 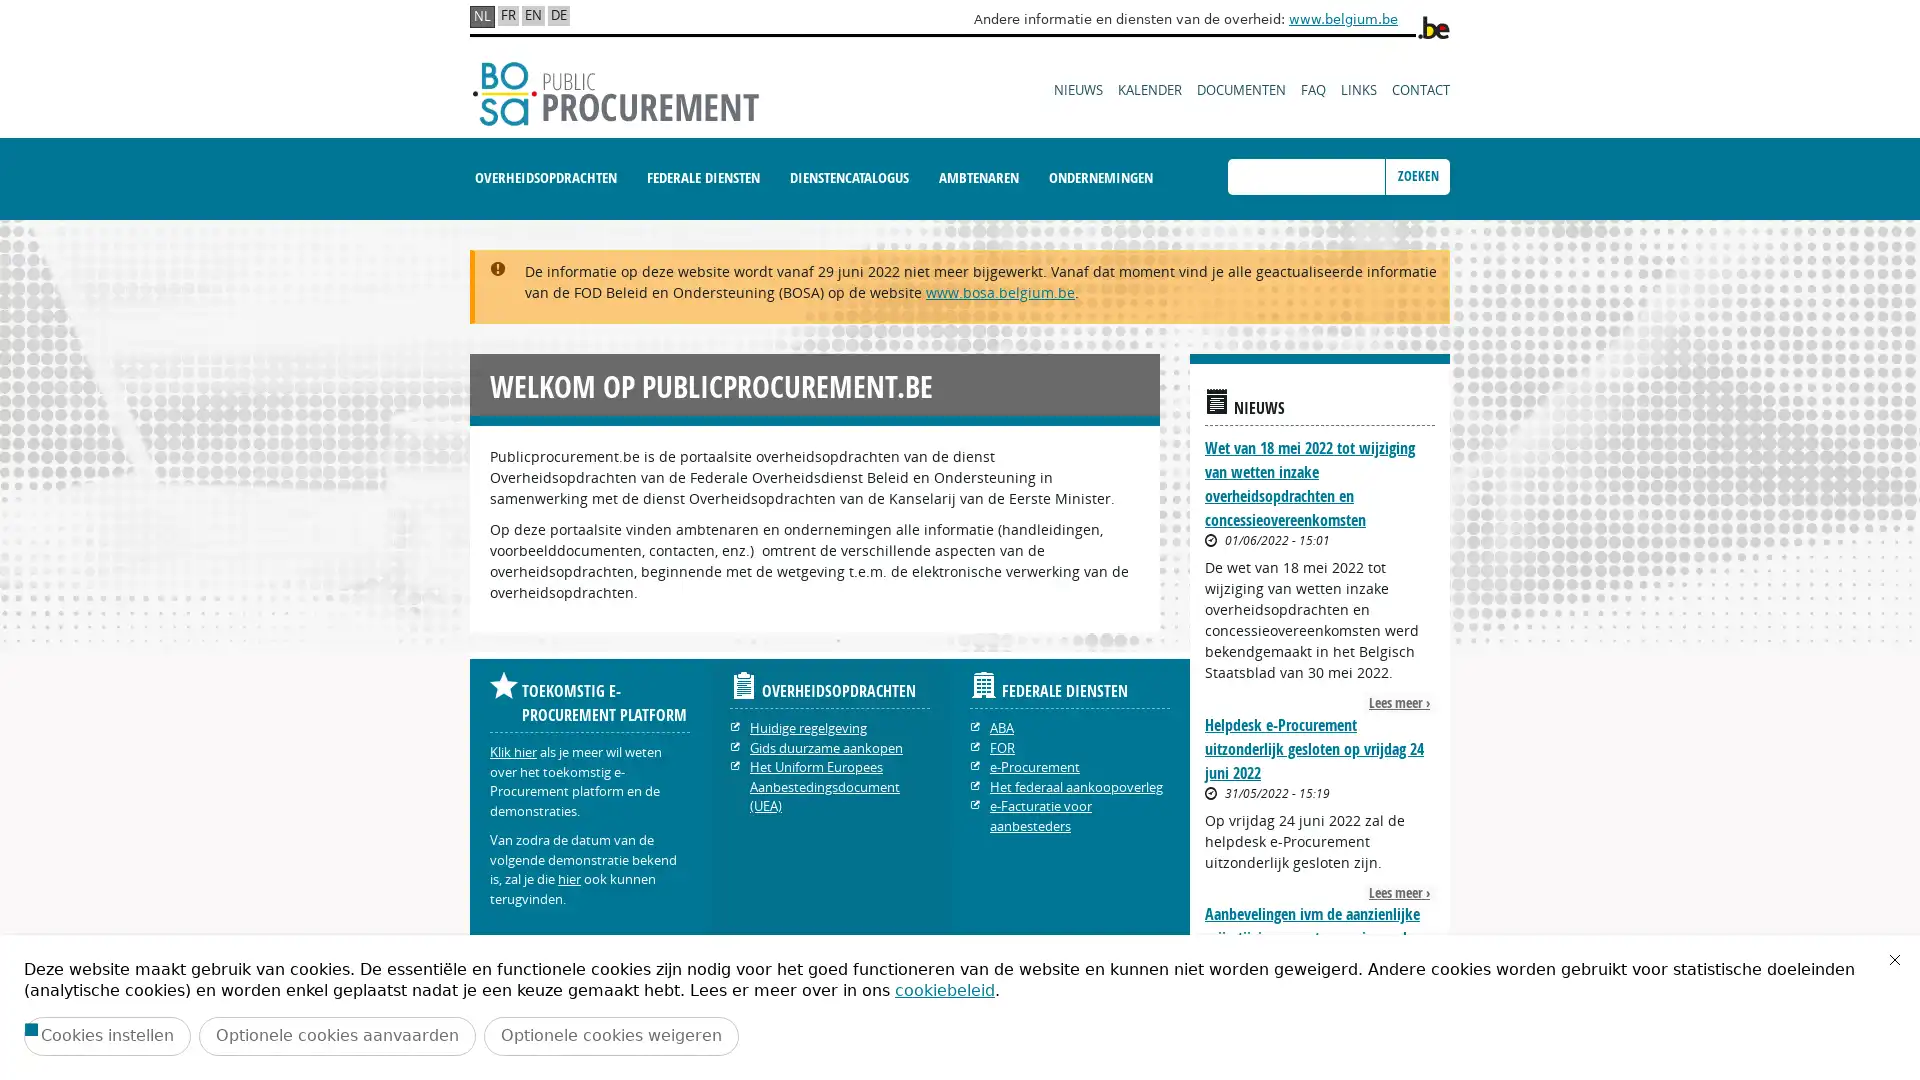 I want to click on Cookies instellen, so click(x=106, y=1035).